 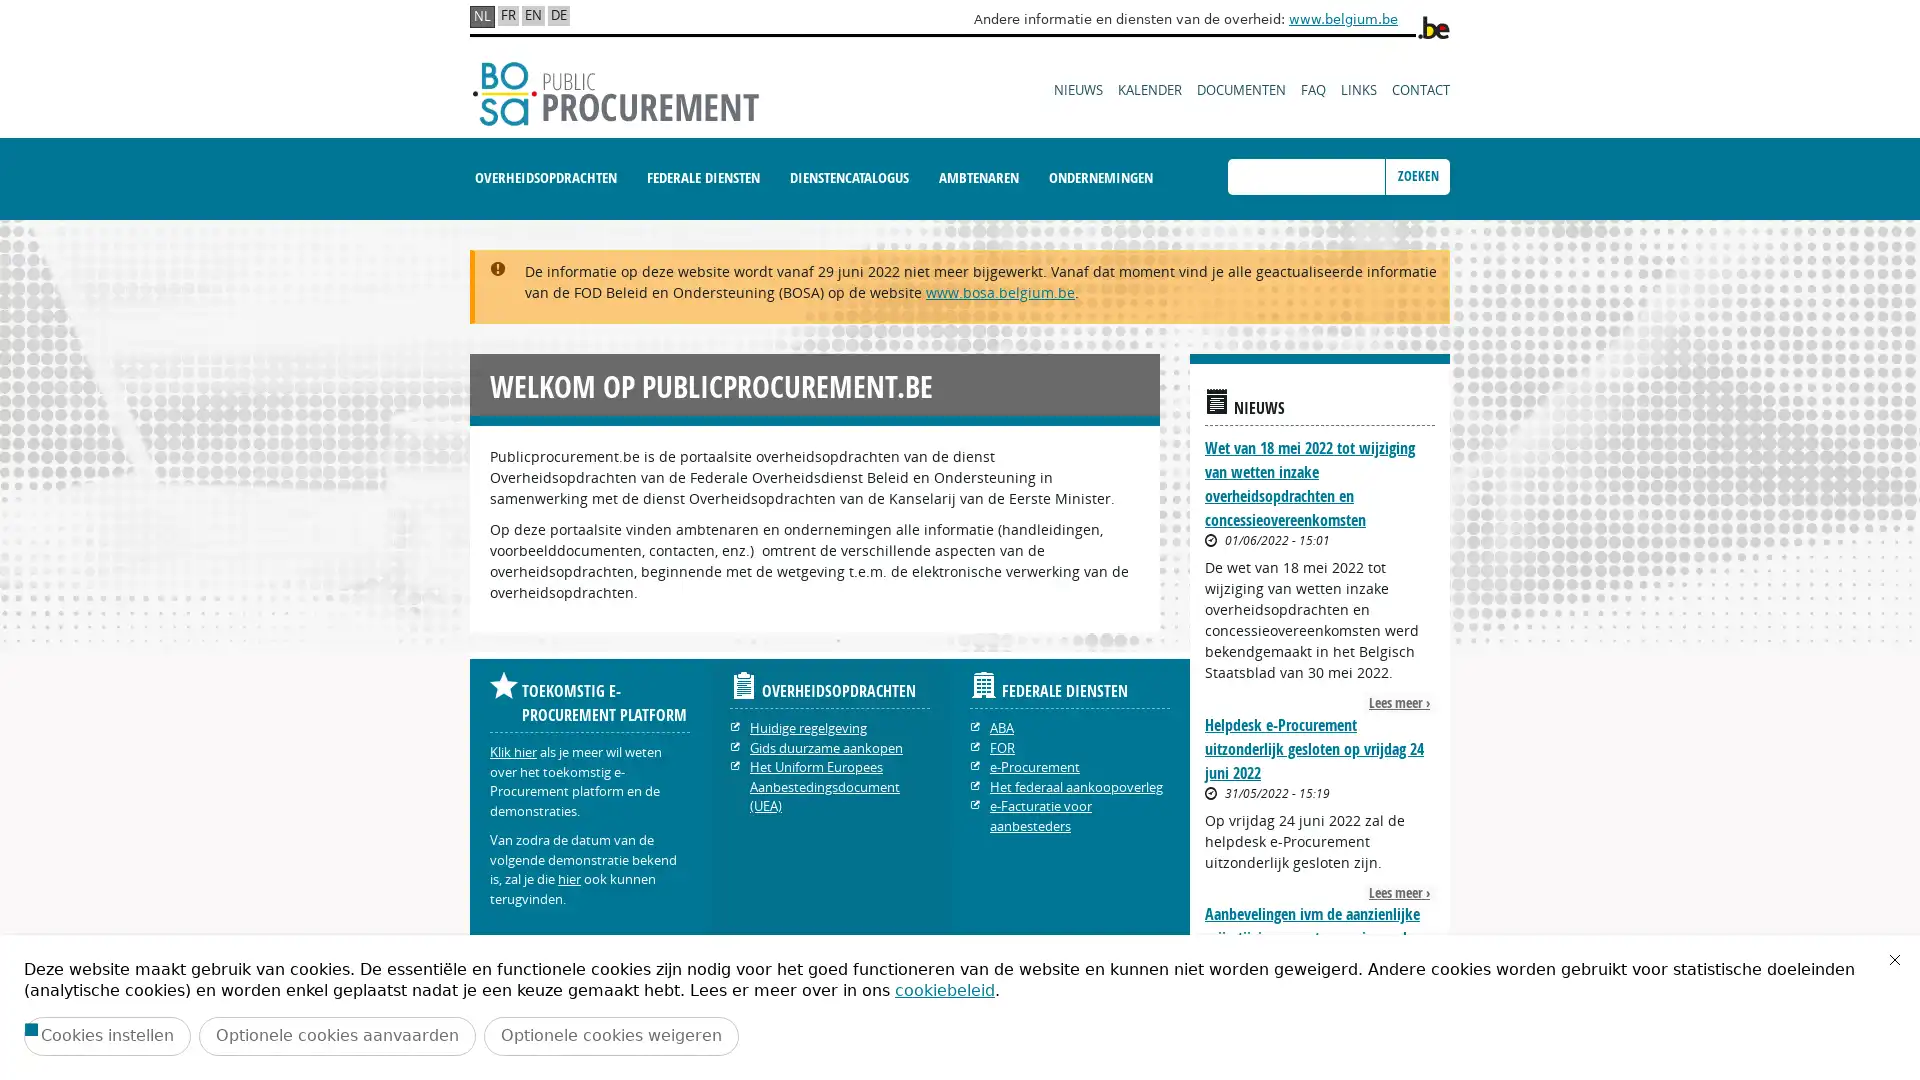 I want to click on Cookies instellen, so click(x=106, y=1035).